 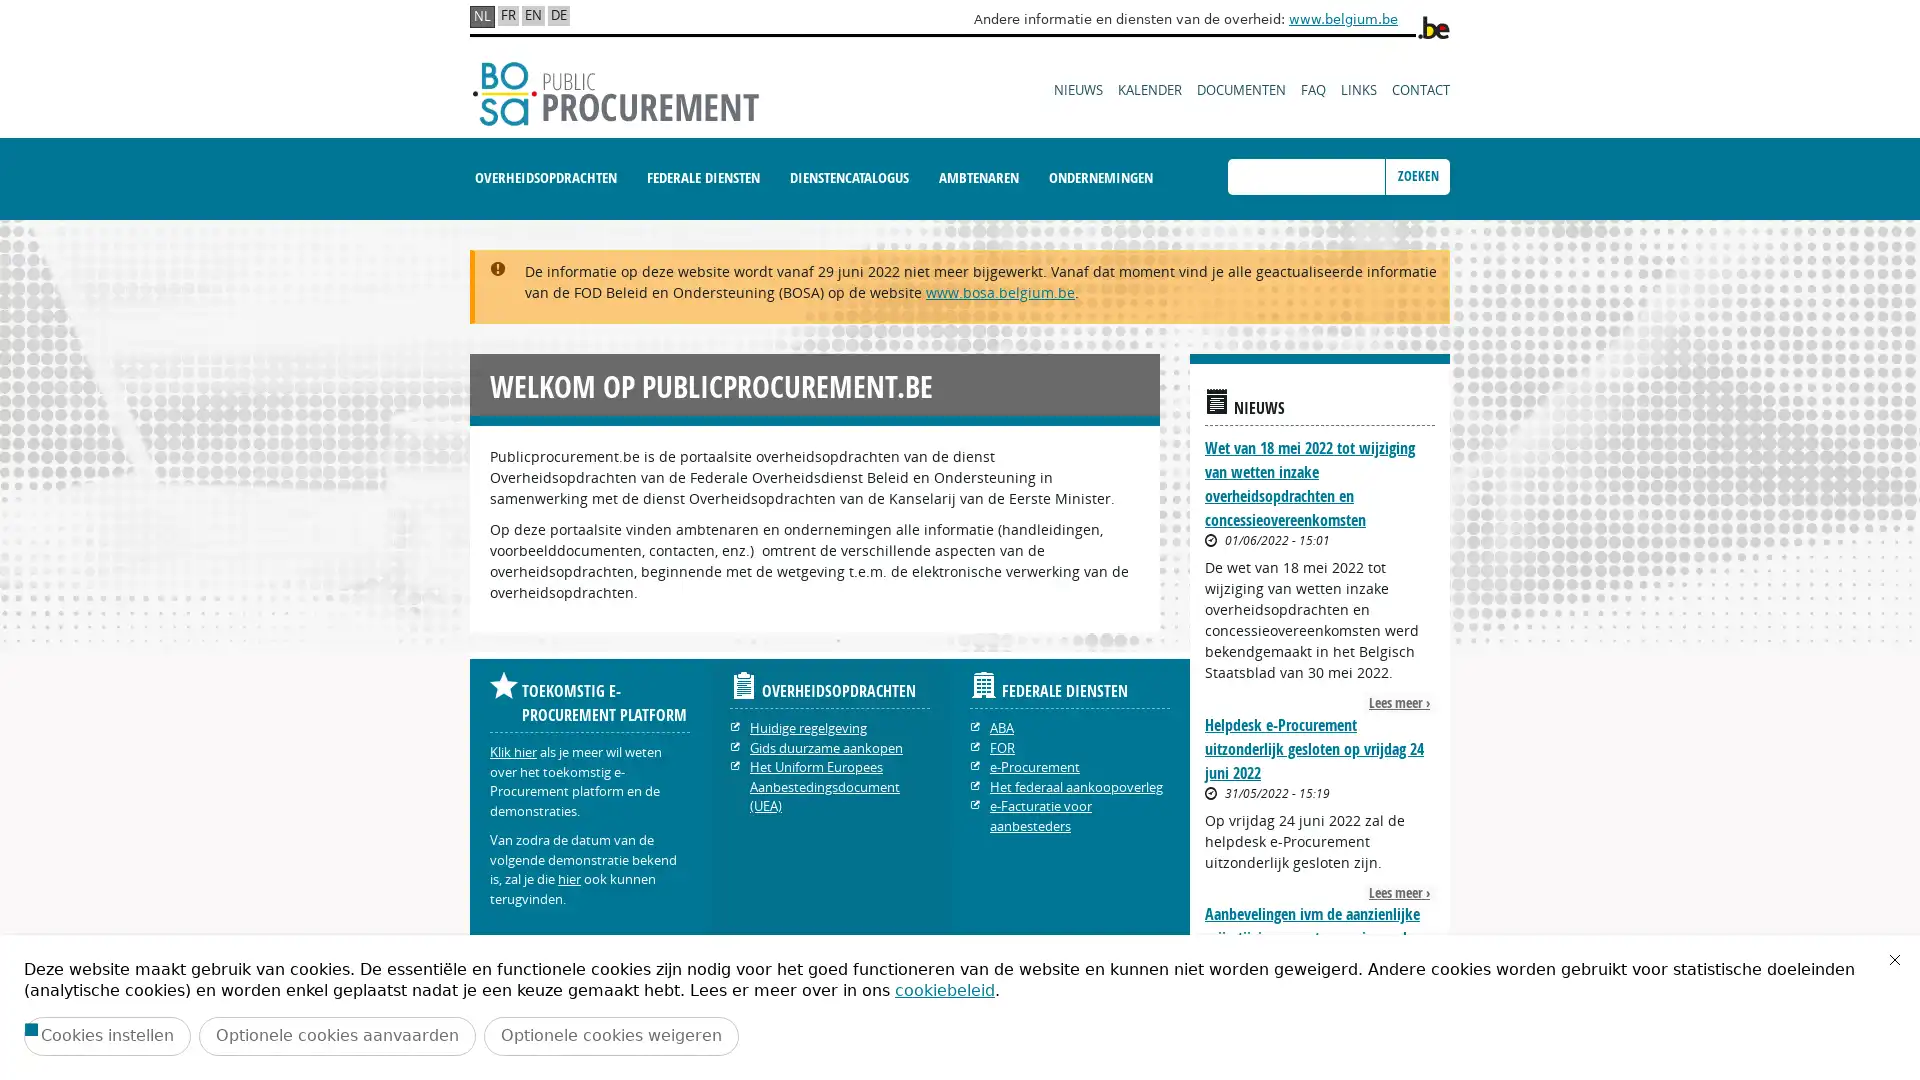 I want to click on Cookies instellen, so click(x=106, y=1035).